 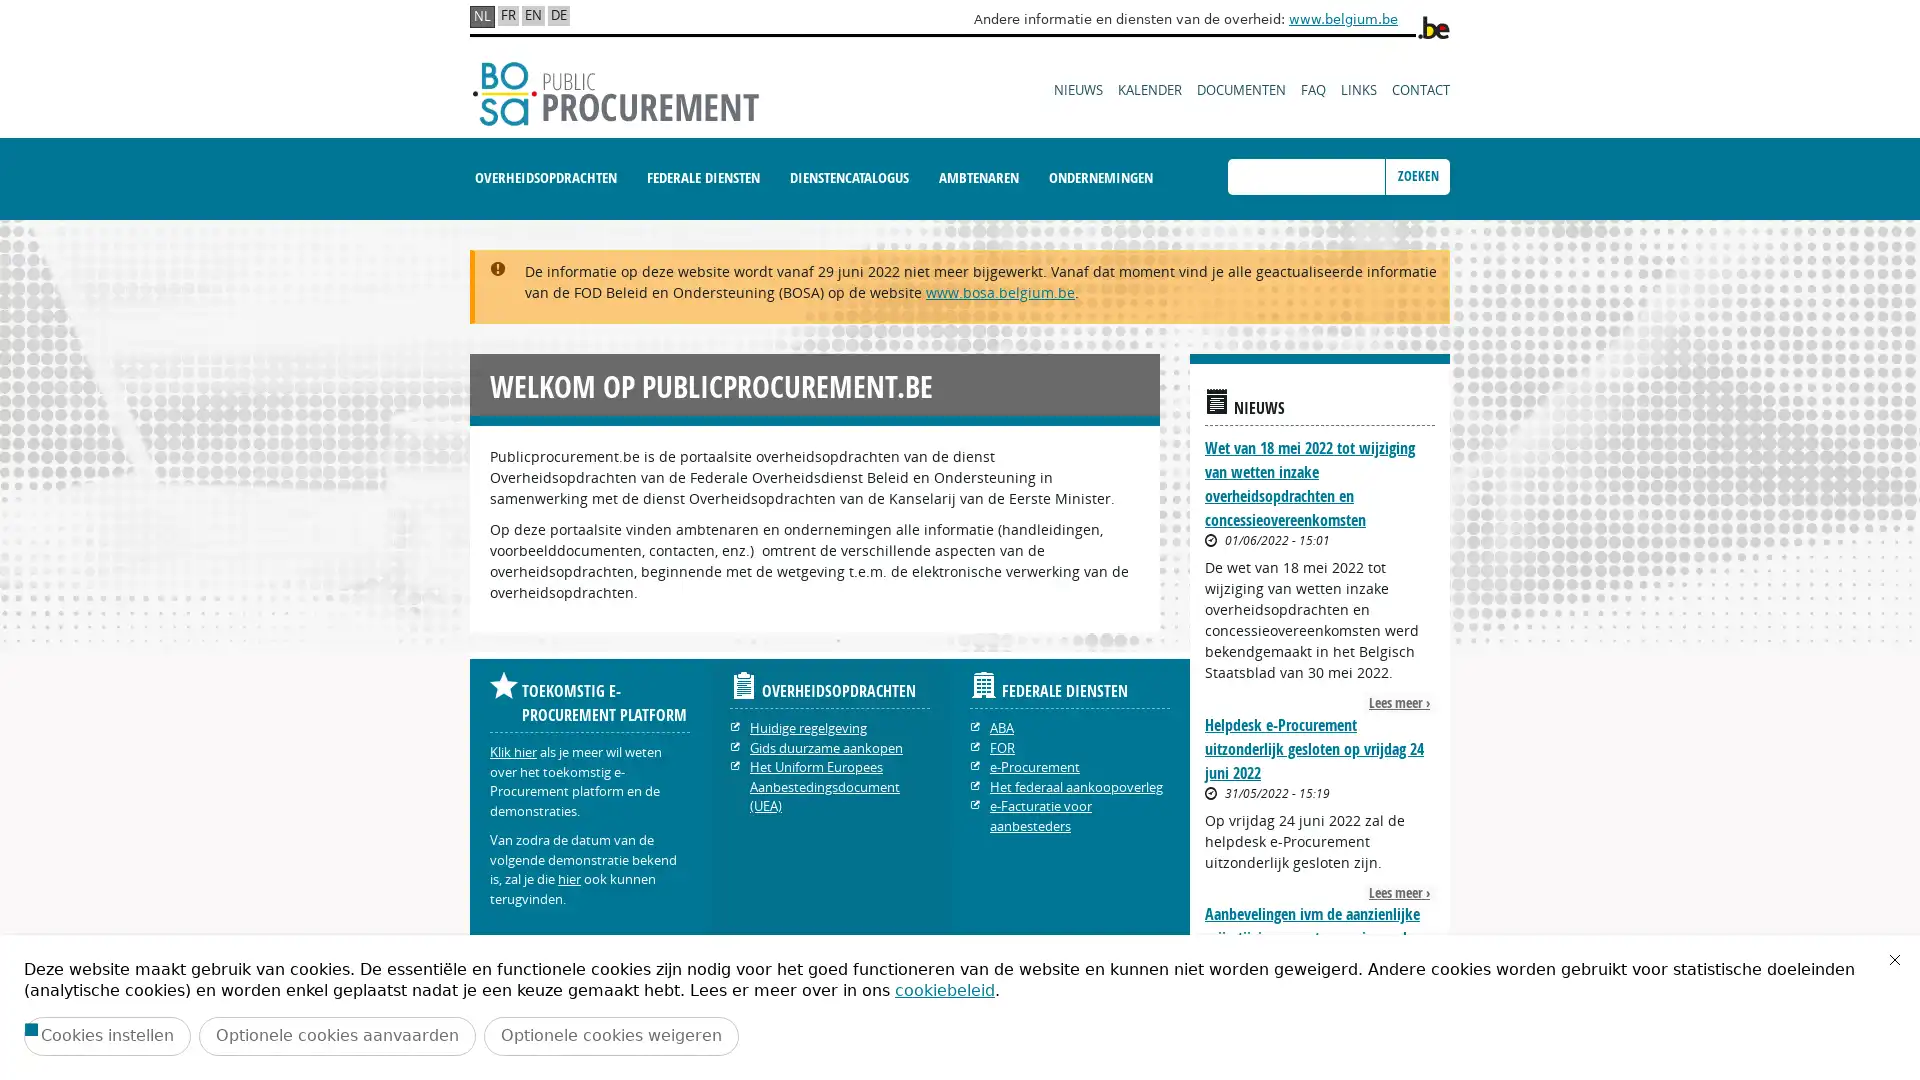 I want to click on Cookies instellen, so click(x=106, y=1035).